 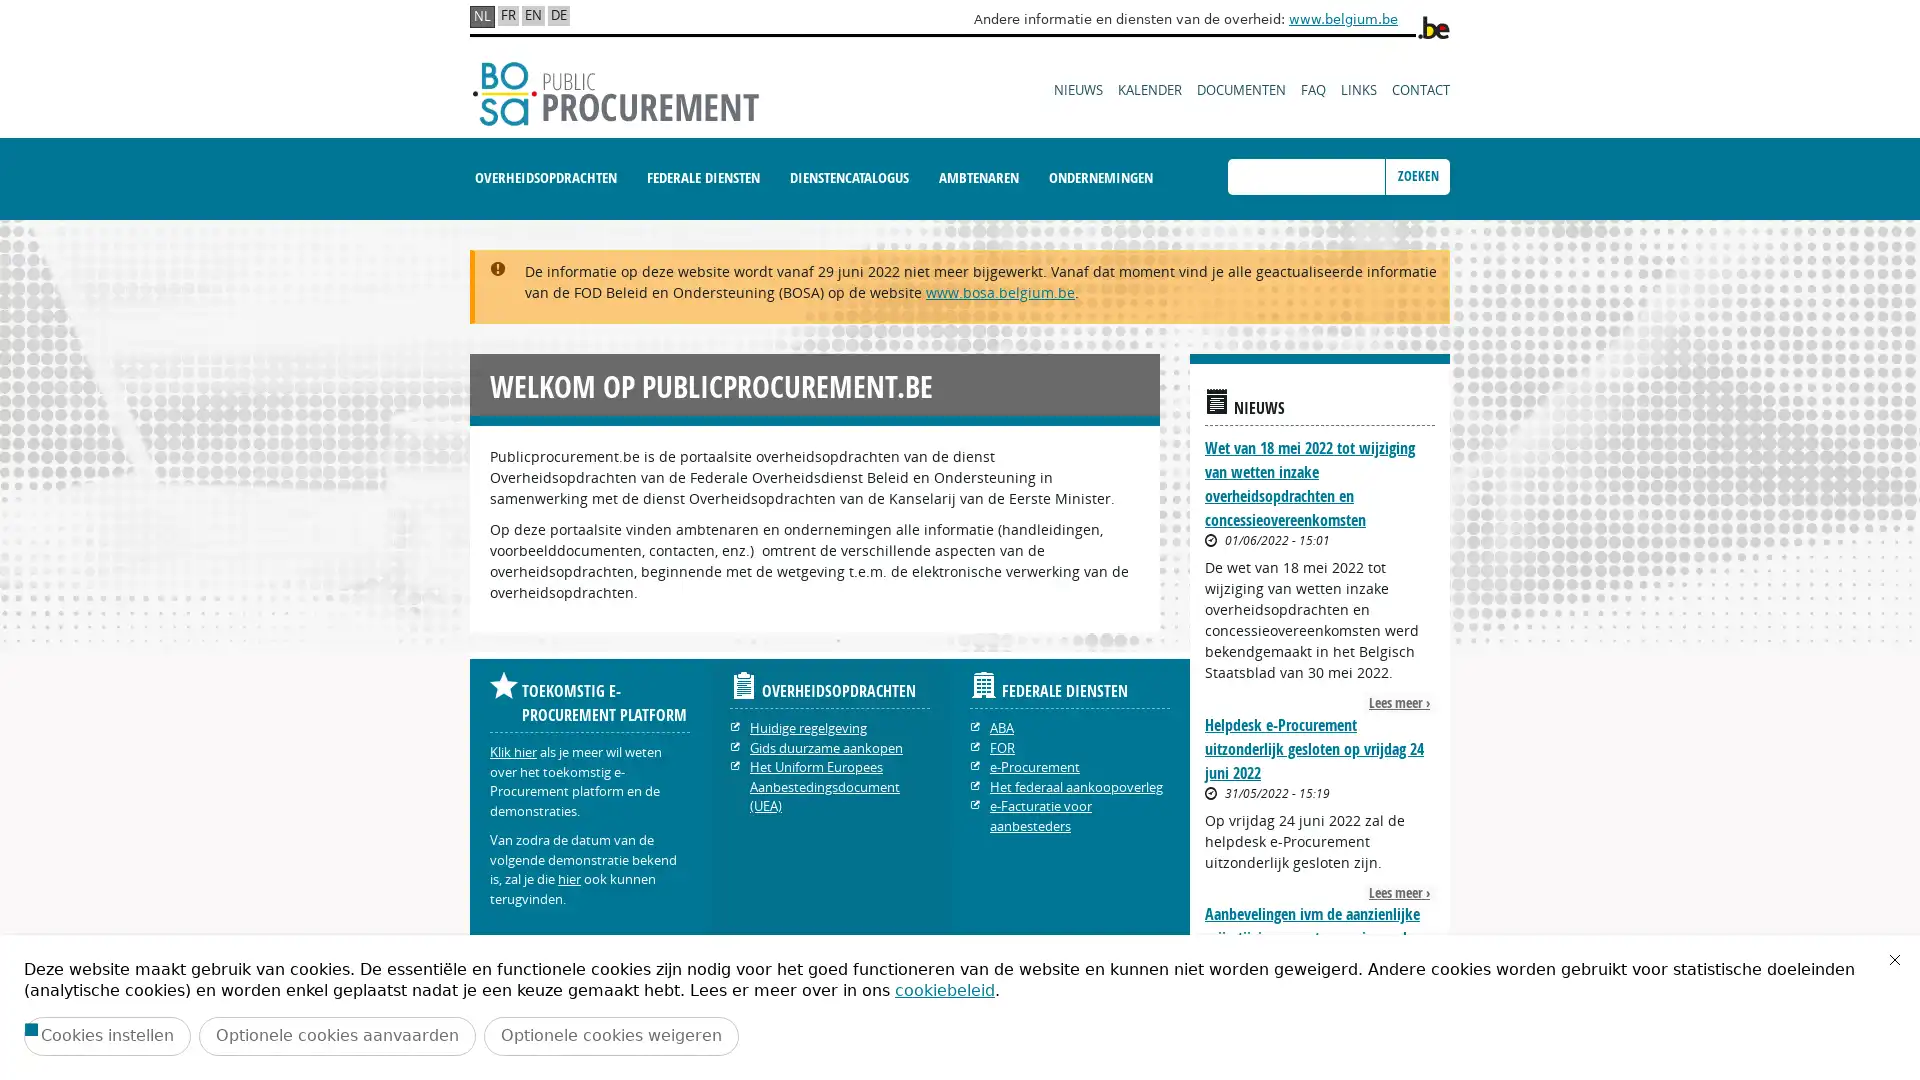 I want to click on Cookies instellen, so click(x=106, y=1035).